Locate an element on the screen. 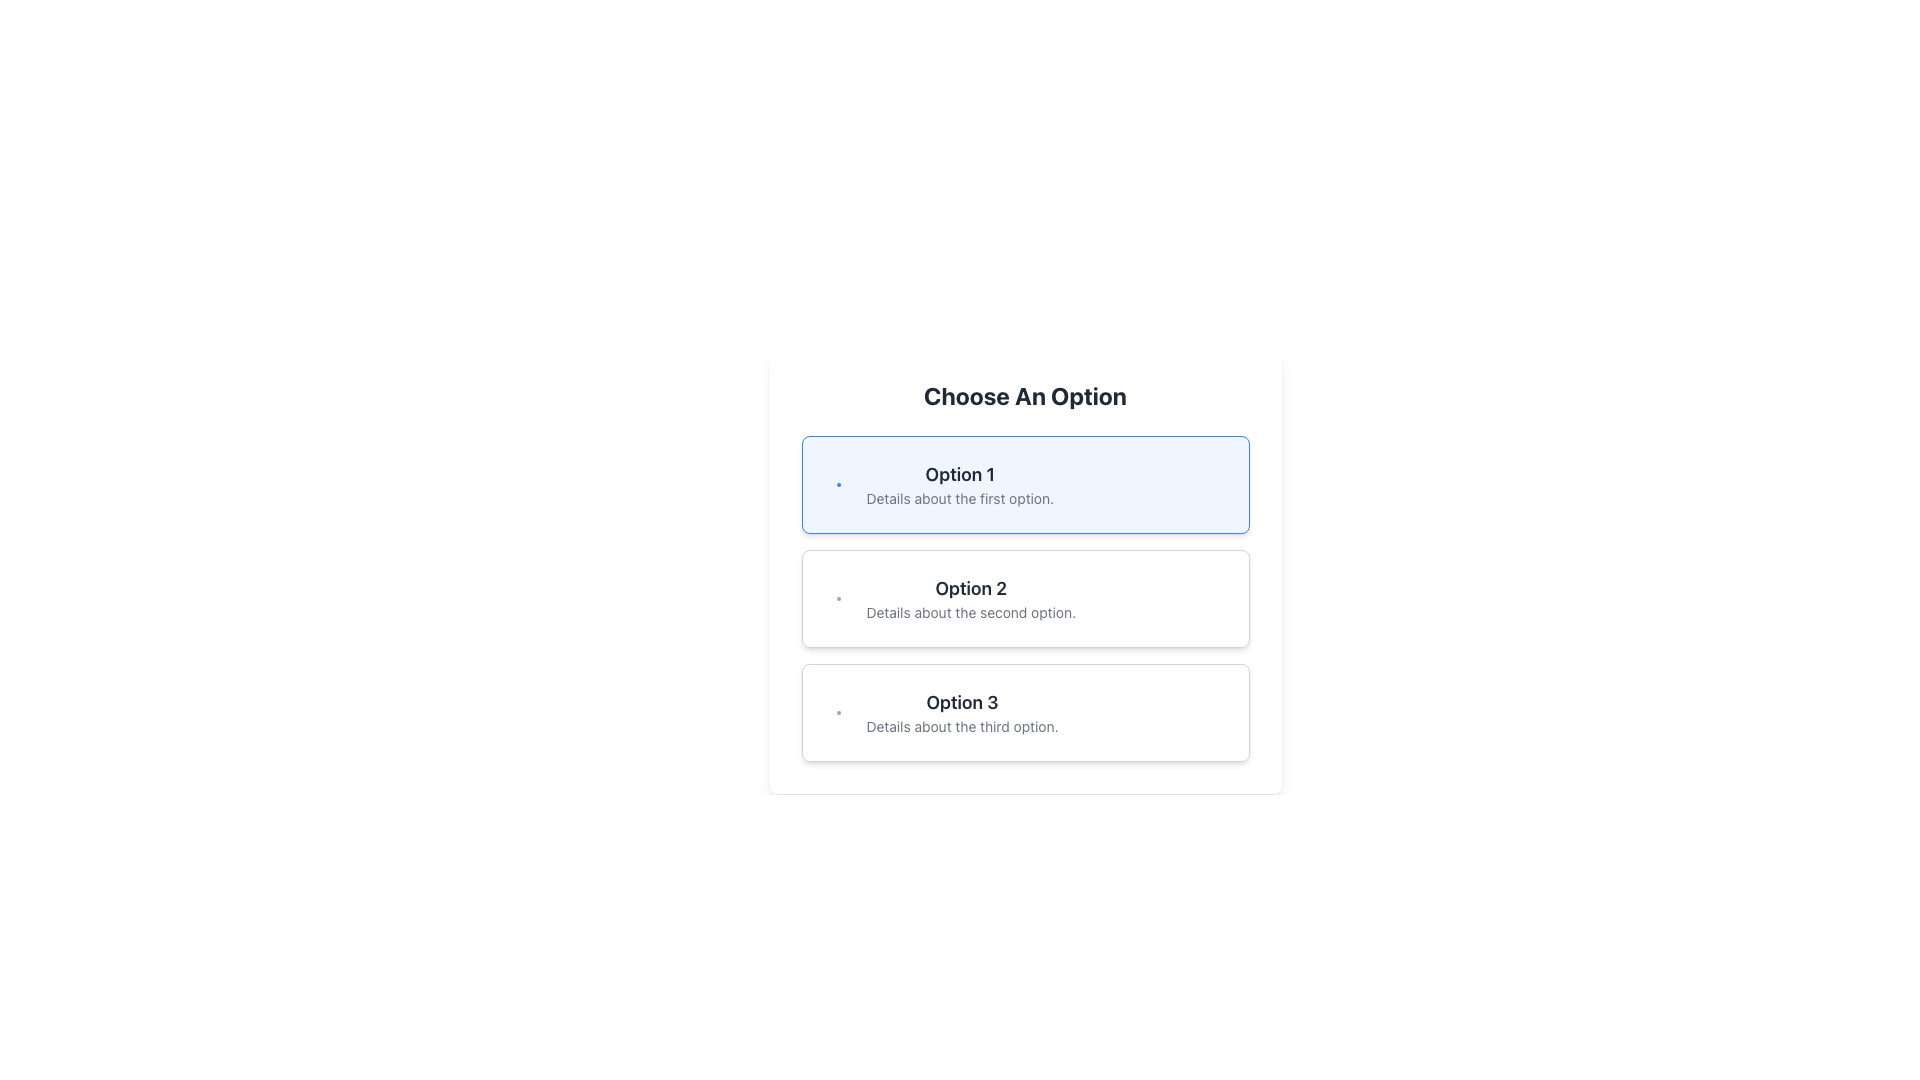  the 'Option 3' text label, which is part of a selectable card or panel displaying the text in bold and dark-gray color is located at coordinates (962, 701).